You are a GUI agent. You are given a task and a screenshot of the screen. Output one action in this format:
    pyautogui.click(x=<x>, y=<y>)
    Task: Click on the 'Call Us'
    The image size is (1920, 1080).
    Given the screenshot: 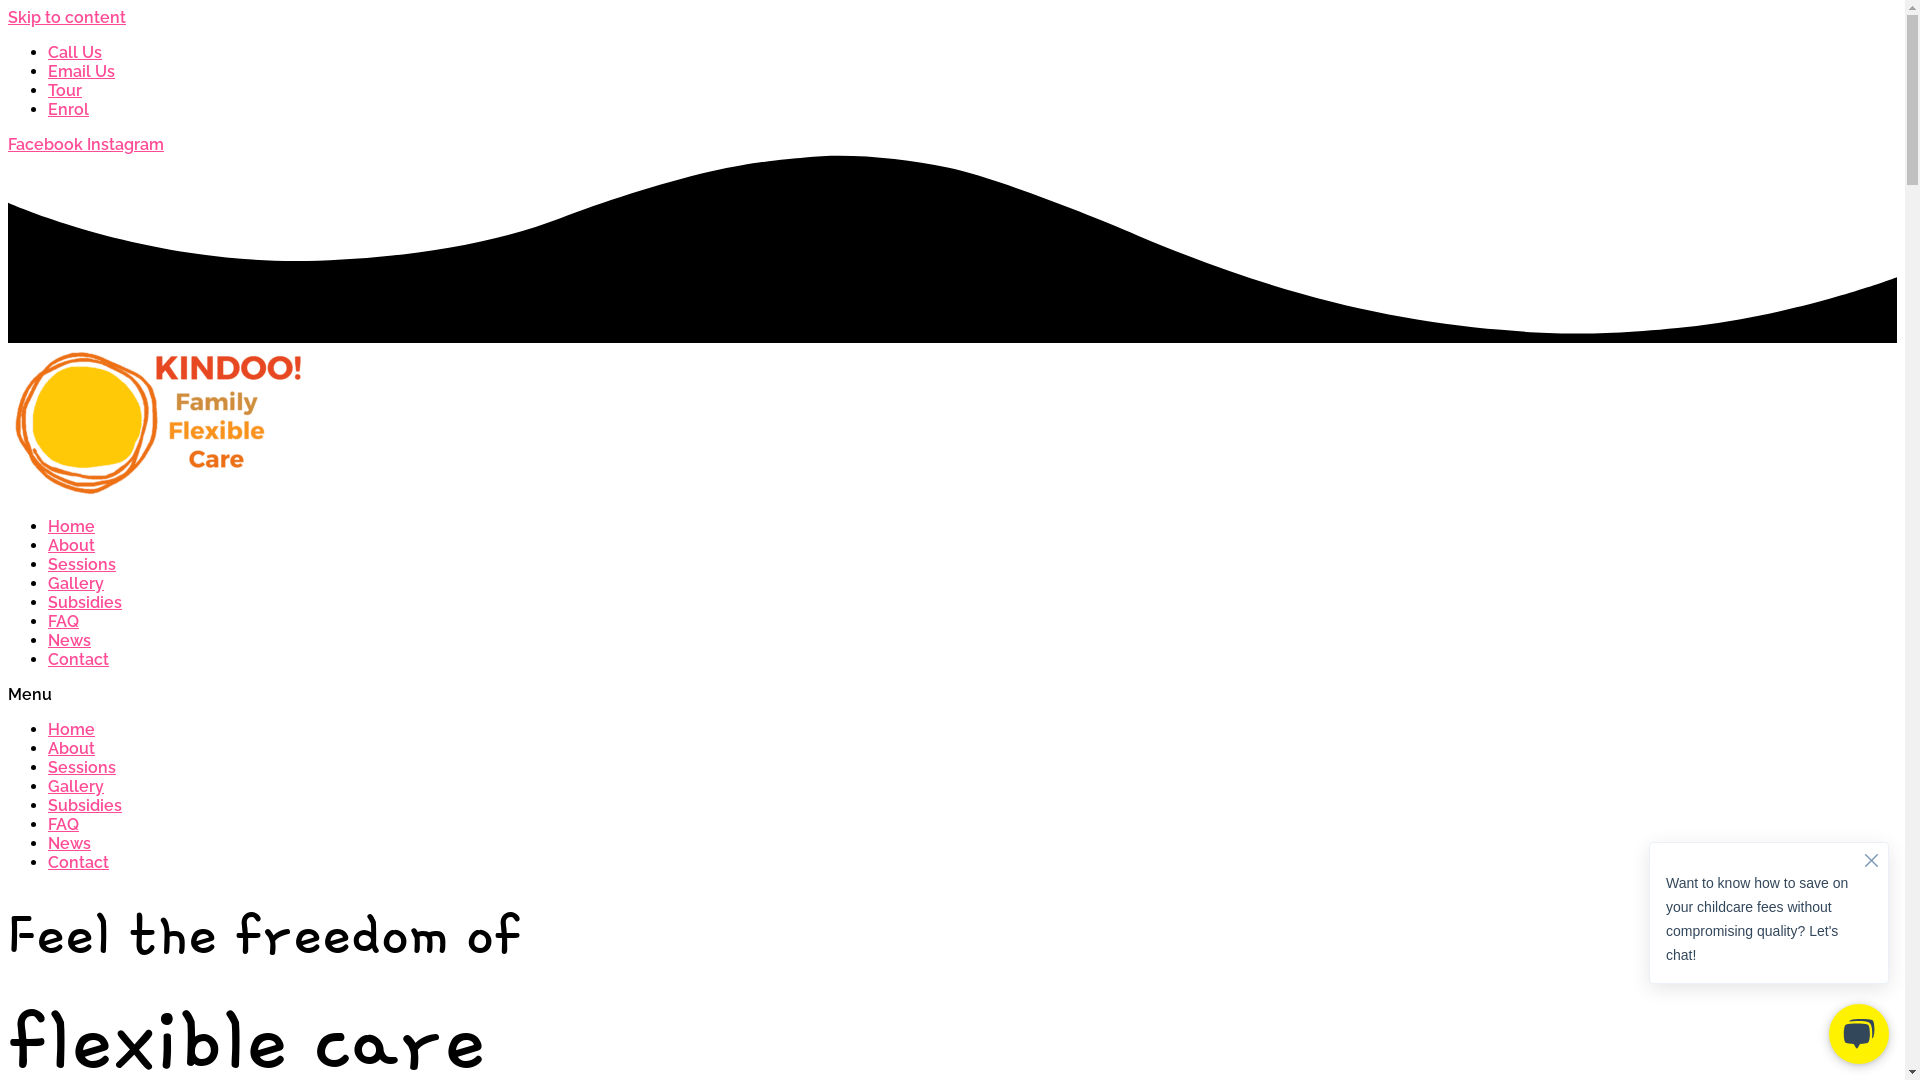 What is the action you would take?
    pyautogui.click(x=75, y=51)
    